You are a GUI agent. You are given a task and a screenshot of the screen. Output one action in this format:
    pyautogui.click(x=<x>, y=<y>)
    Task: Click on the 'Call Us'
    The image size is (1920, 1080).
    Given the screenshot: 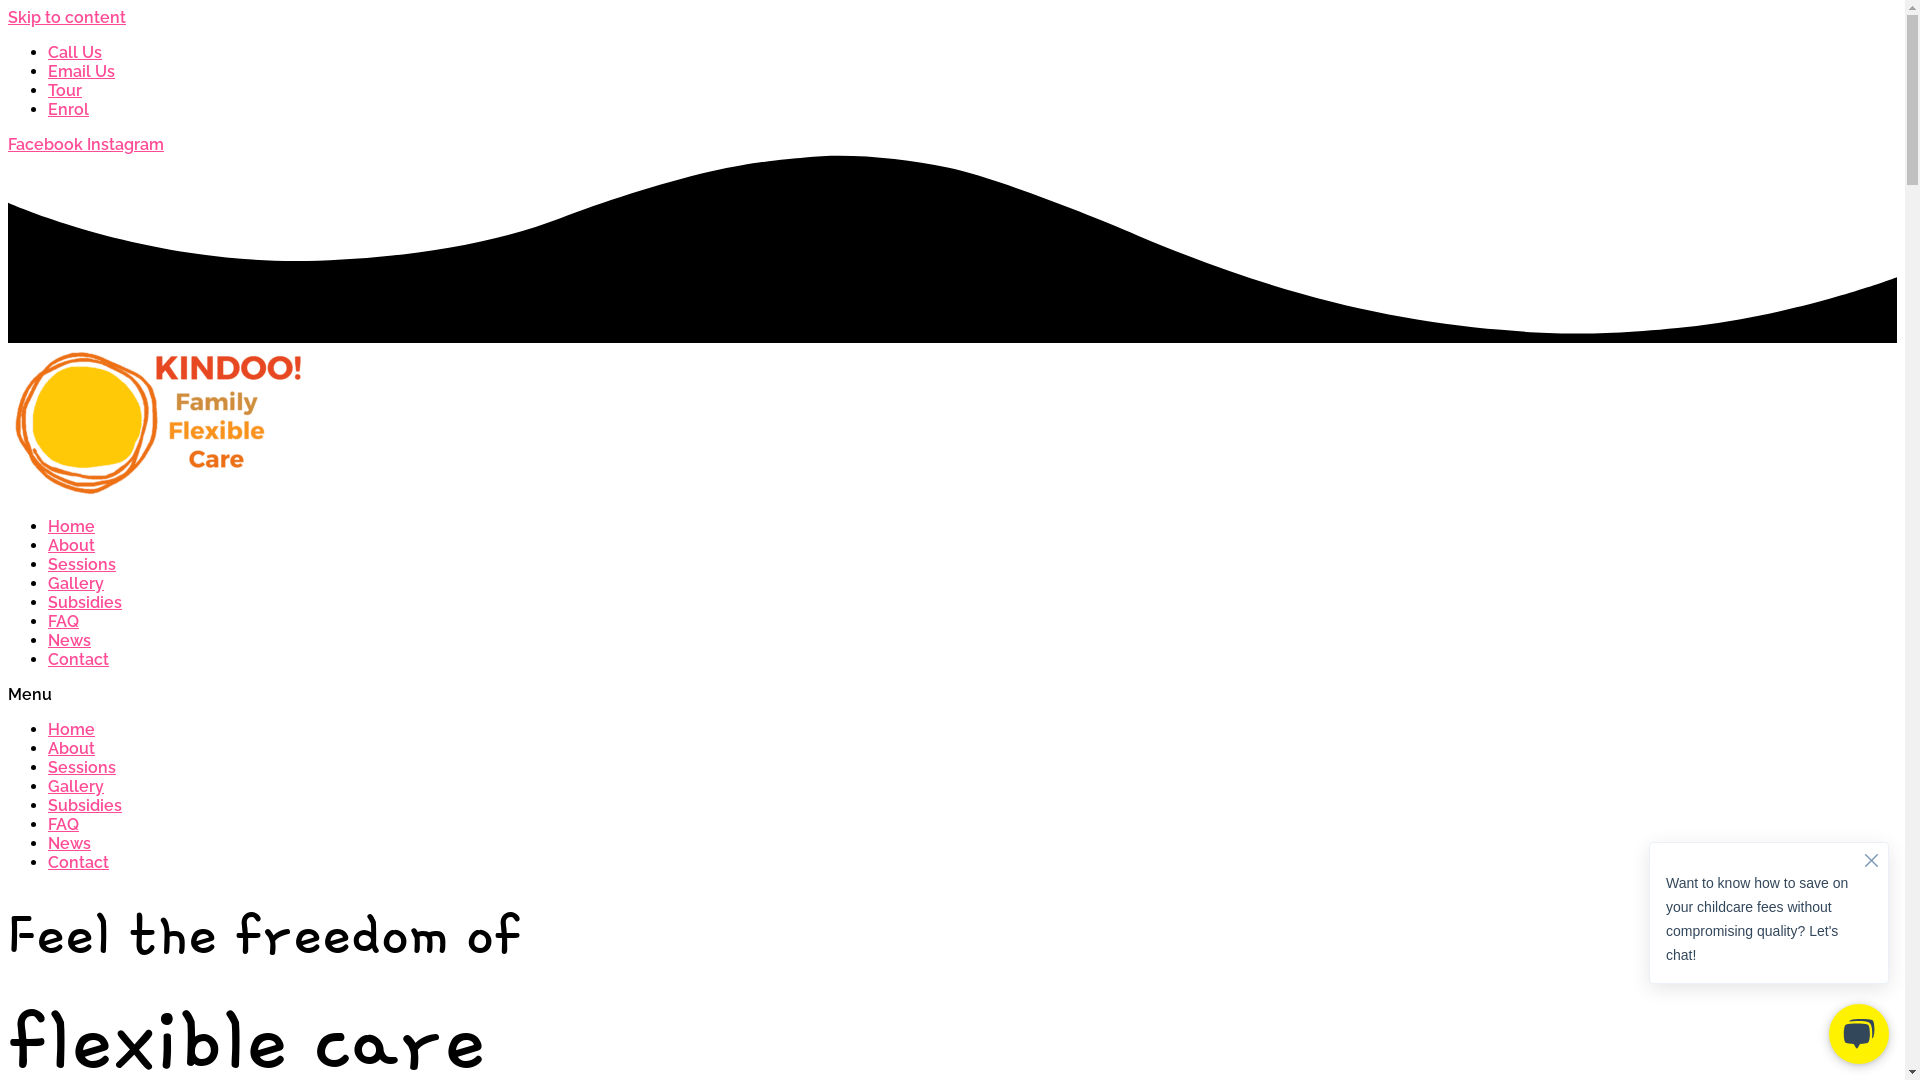 What is the action you would take?
    pyautogui.click(x=75, y=51)
    